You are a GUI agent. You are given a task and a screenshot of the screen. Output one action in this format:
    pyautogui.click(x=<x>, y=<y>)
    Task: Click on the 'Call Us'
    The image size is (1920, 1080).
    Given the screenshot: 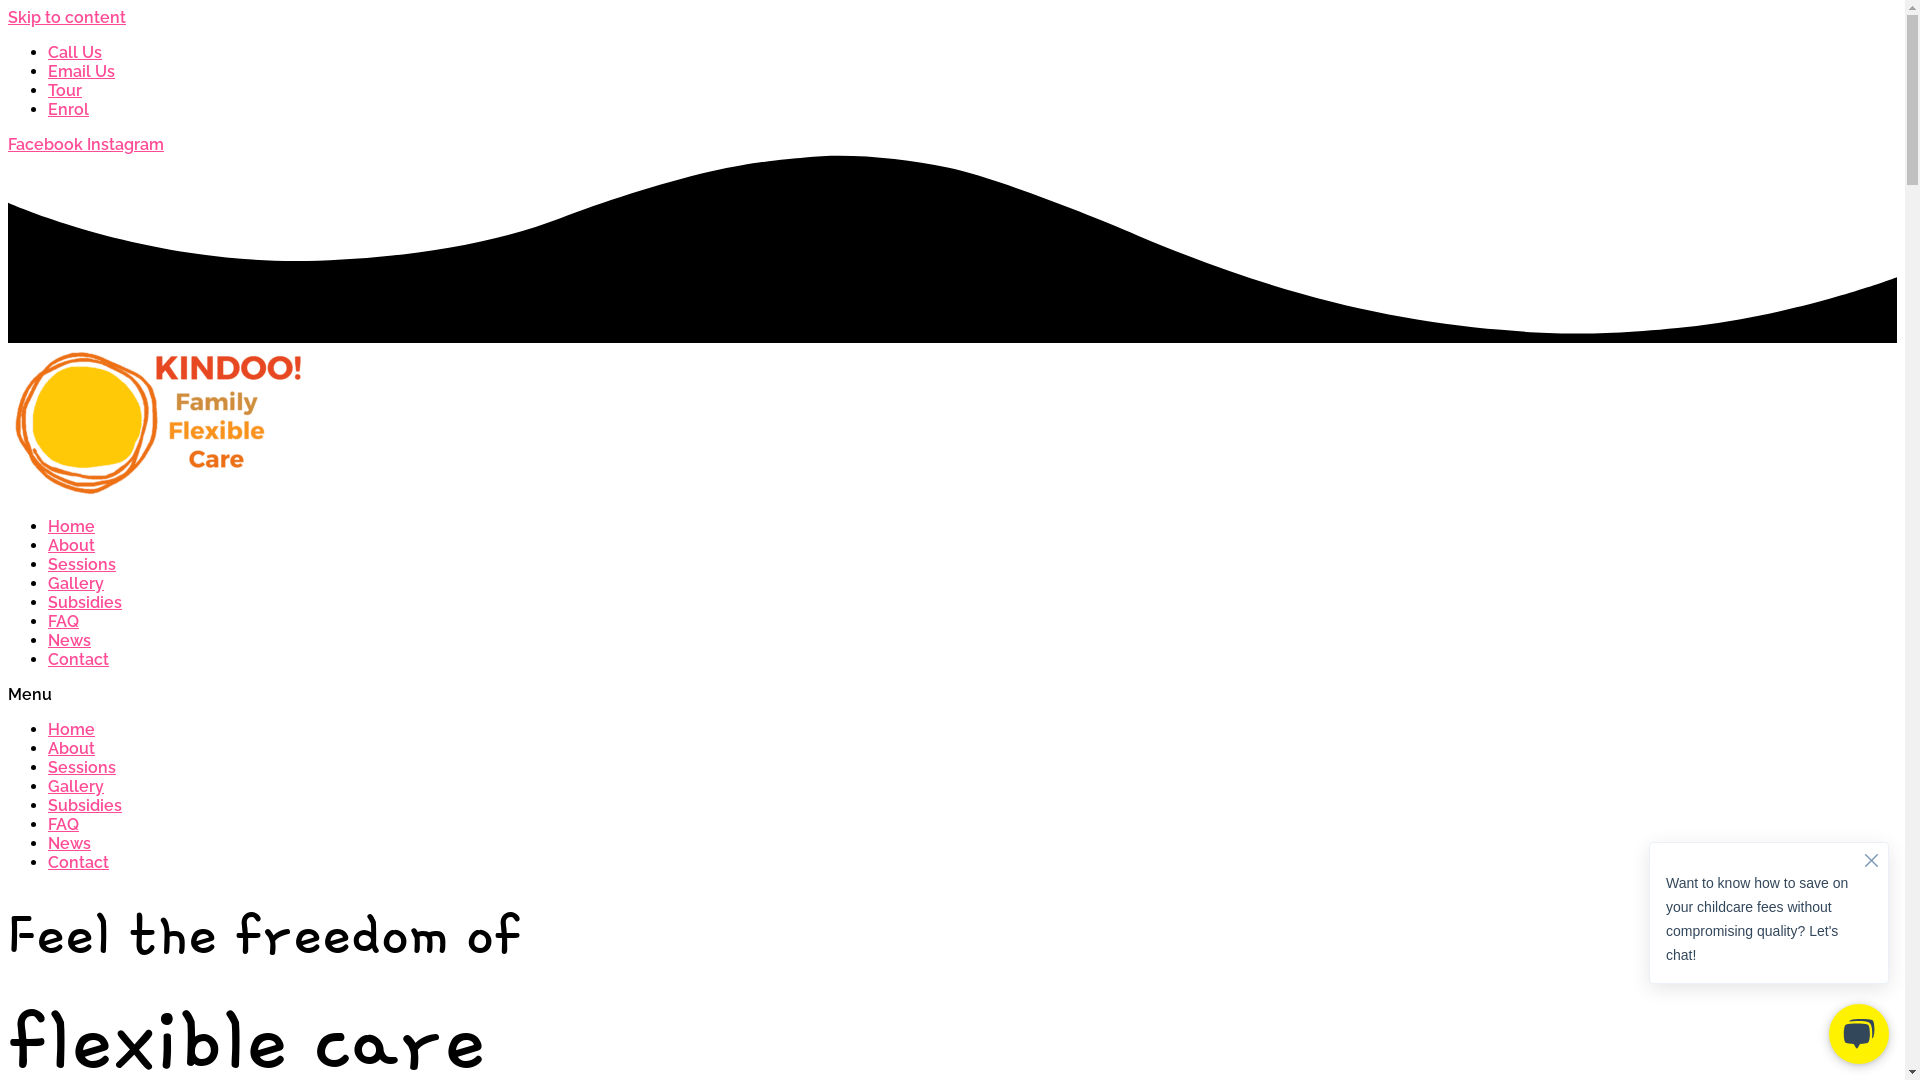 What is the action you would take?
    pyautogui.click(x=75, y=51)
    